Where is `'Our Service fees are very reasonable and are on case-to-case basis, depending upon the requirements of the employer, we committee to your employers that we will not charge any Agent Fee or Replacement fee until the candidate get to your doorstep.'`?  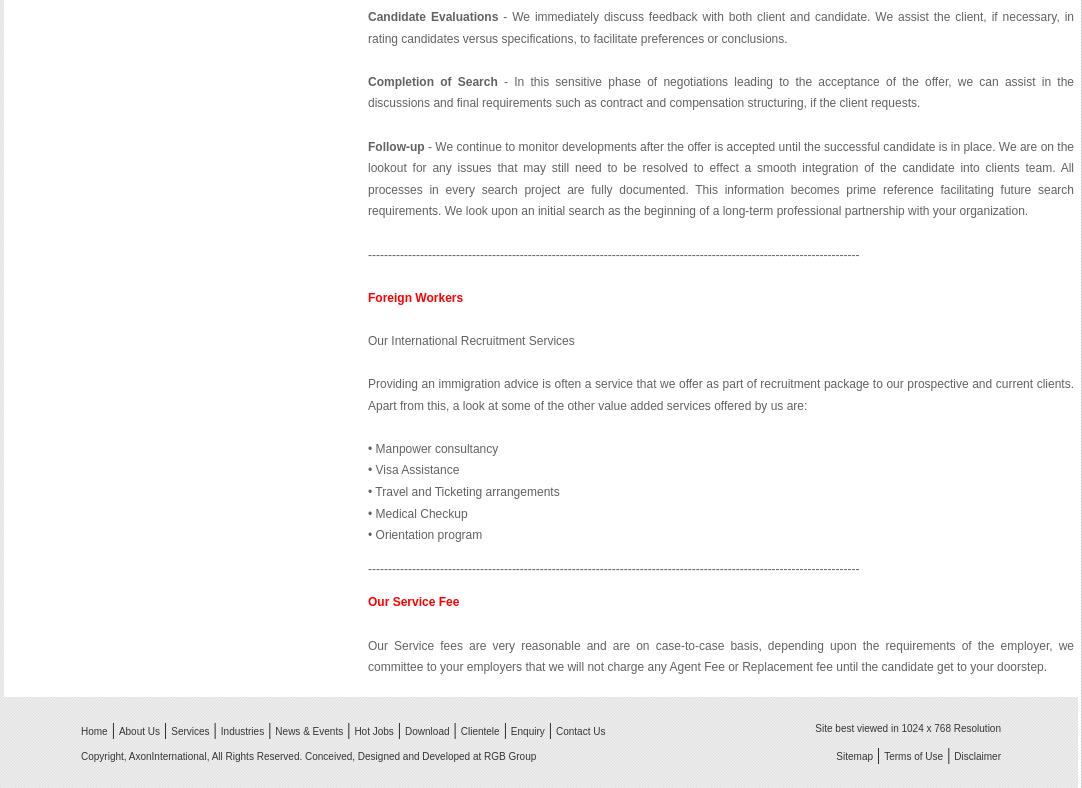
'Our Service fees are very reasonable and are on case-to-case basis, depending upon the requirements of the employer, we committee to your employers that we will not charge any Agent Fee or Replacement fee until the candidate get to your doorstep.' is located at coordinates (367, 655).